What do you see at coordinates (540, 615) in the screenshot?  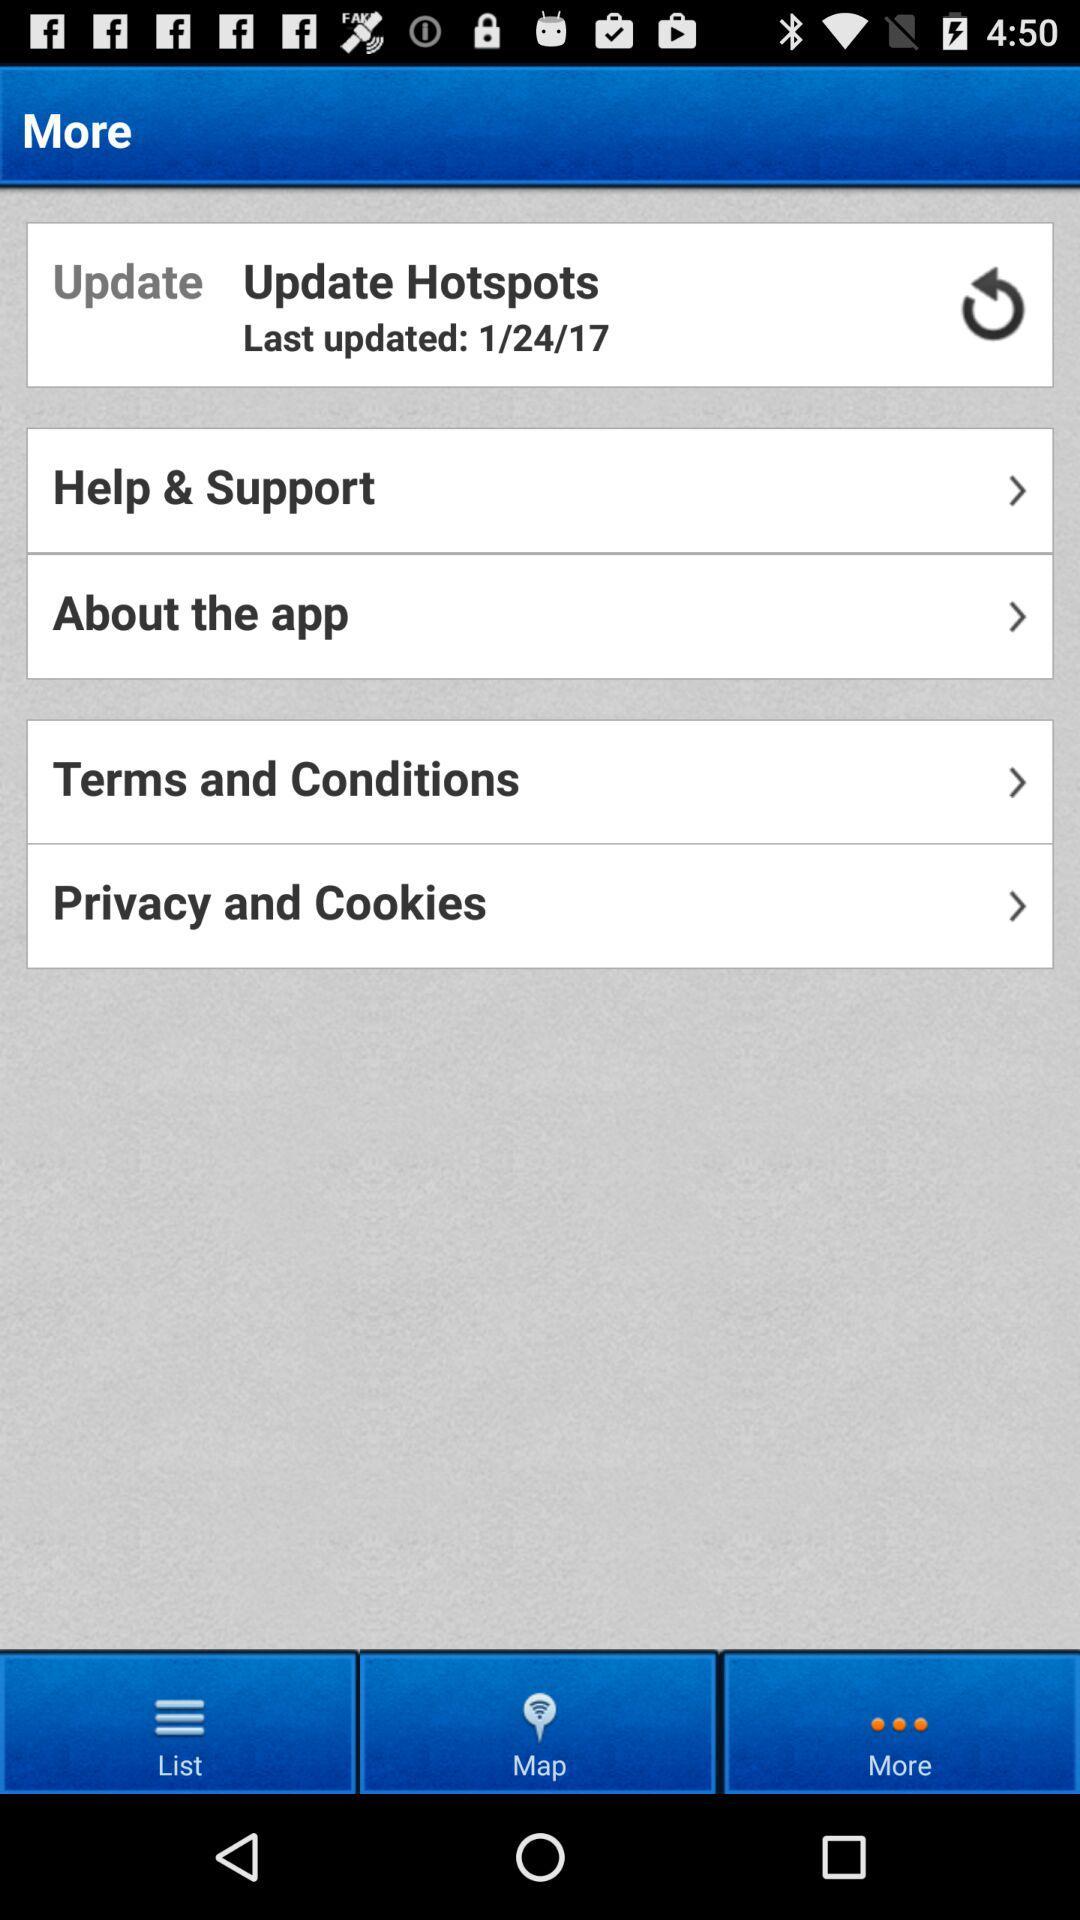 I see `icon below help & support icon` at bounding box center [540, 615].